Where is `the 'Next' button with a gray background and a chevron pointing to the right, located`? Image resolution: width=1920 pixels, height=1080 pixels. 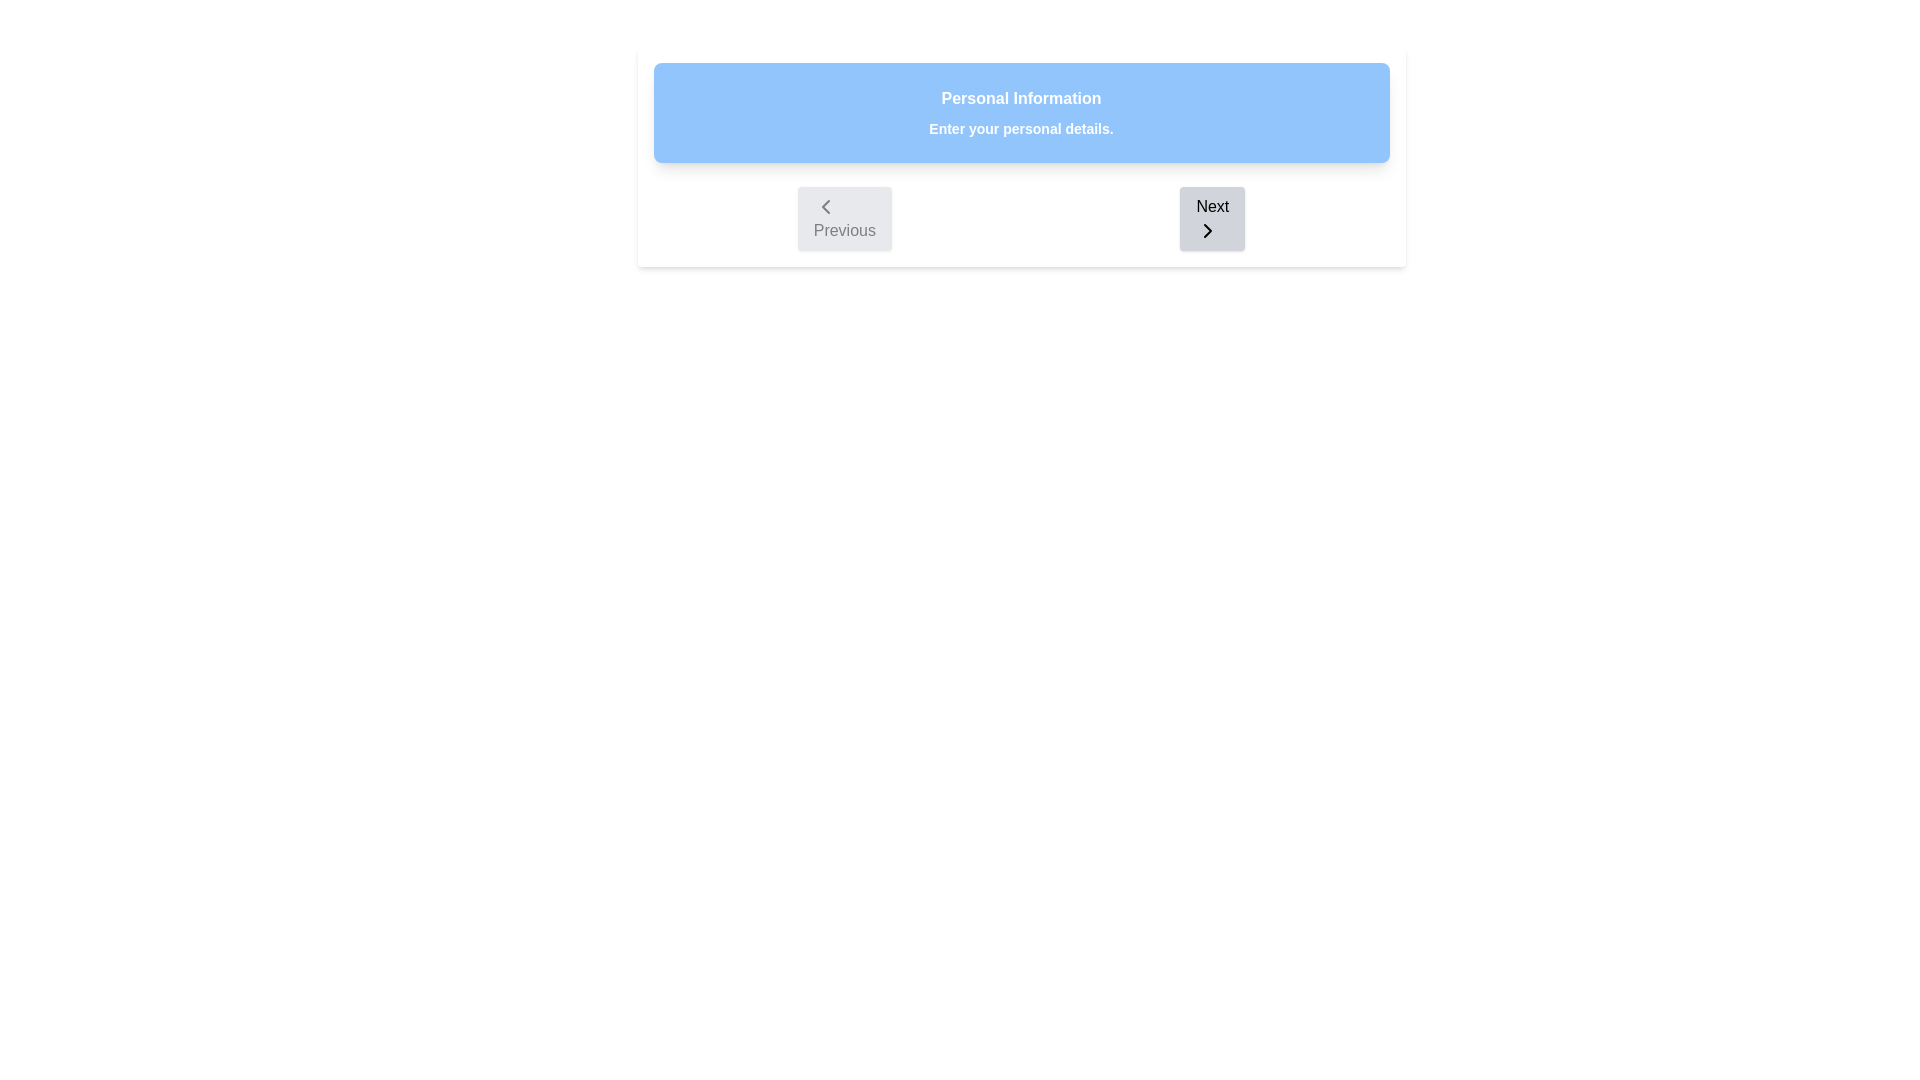 the 'Next' button with a gray background and a chevron pointing to the right, located is located at coordinates (1211, 219).